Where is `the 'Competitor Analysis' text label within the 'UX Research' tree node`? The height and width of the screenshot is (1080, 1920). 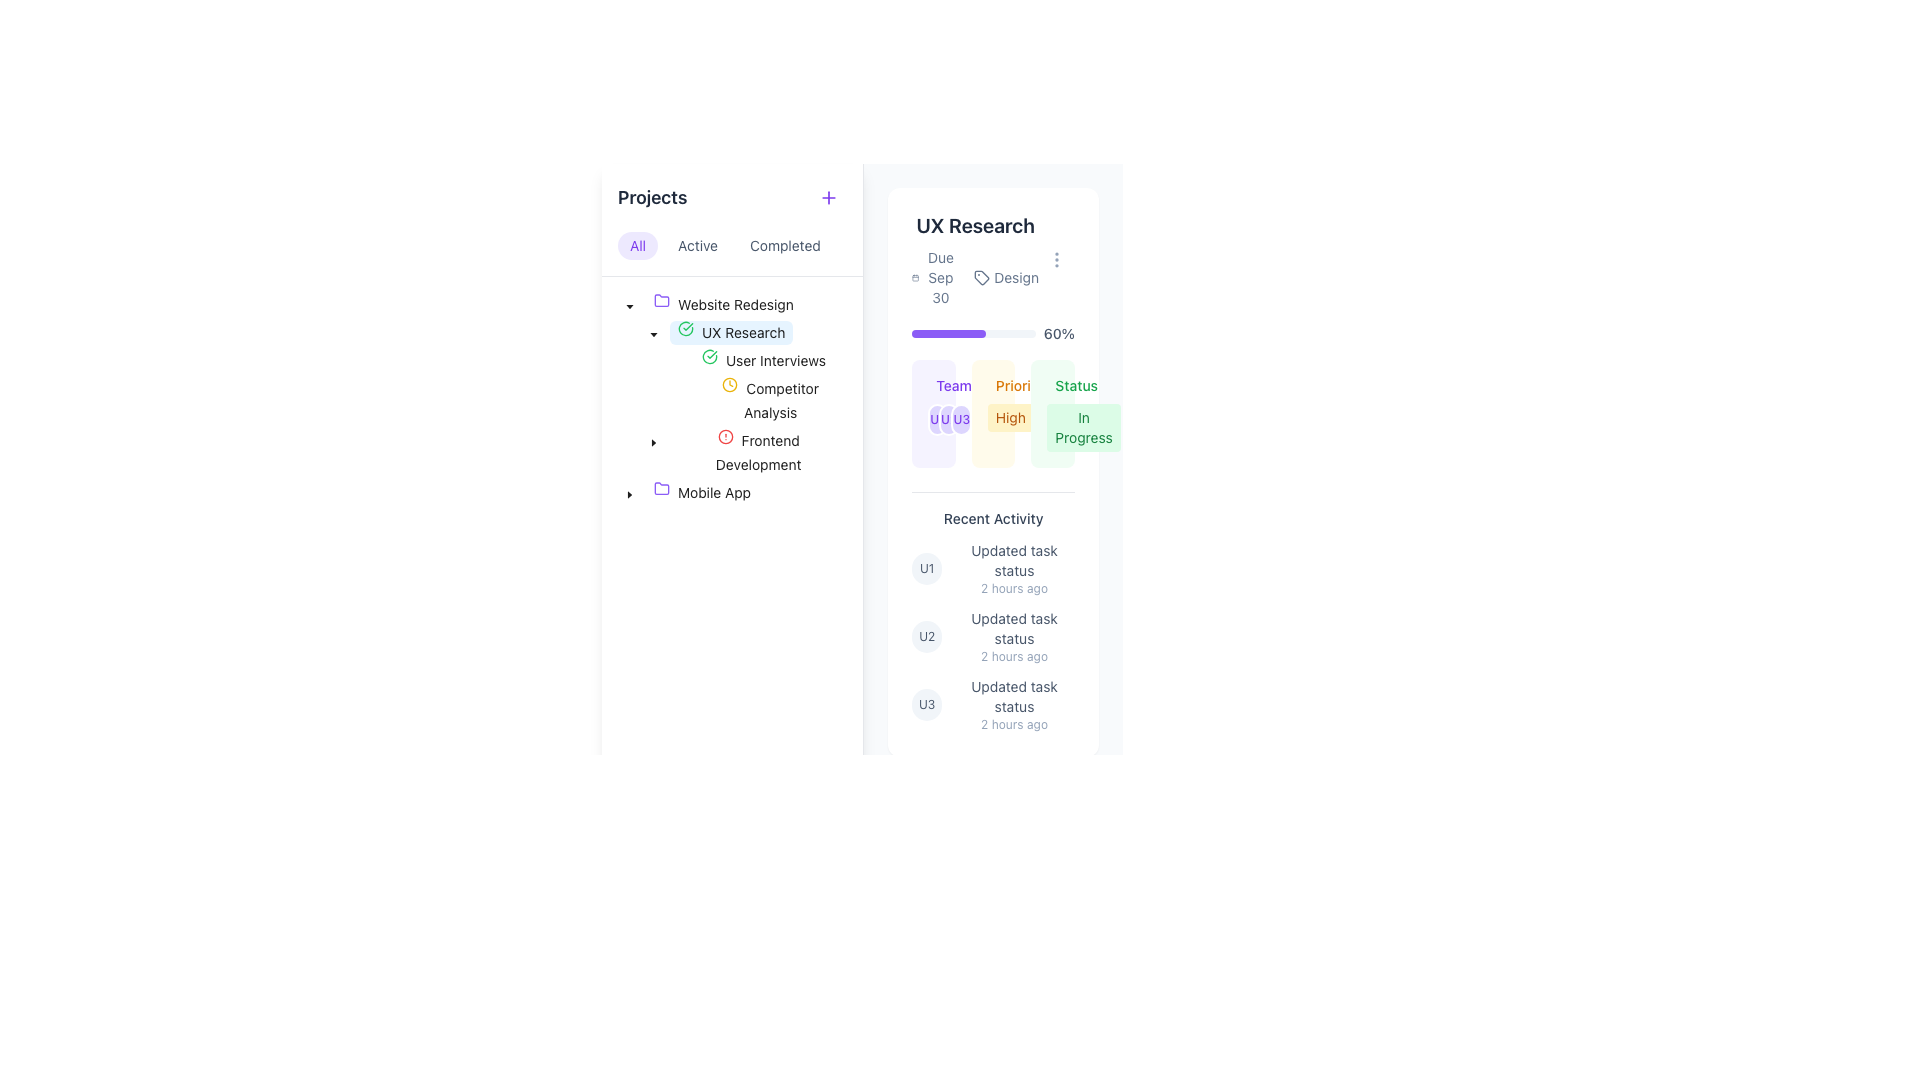 the 'Competitor Analysis' text label within the 'UX Research' tree node is located at coordinates (780, 400).